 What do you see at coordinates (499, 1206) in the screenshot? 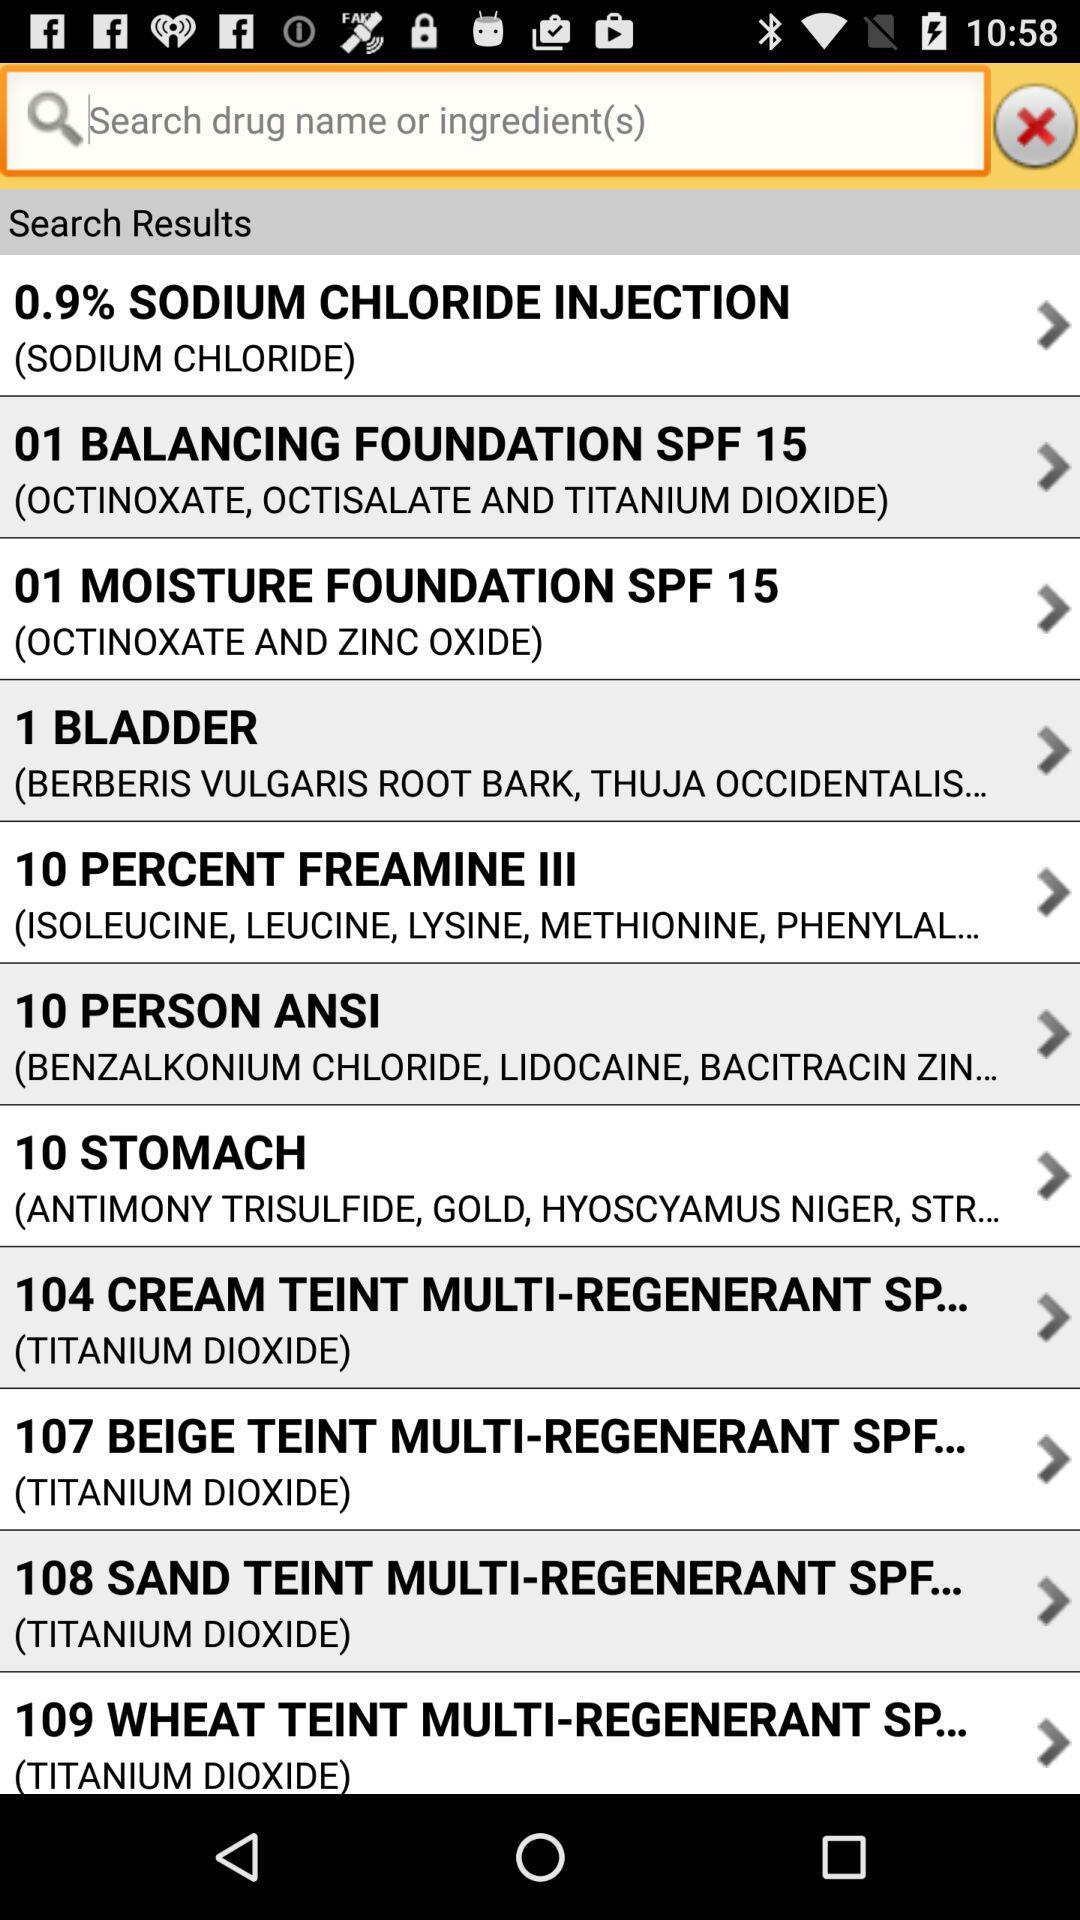
I see `antimony trisulfide gold item` at bounding box center [499, 1206].